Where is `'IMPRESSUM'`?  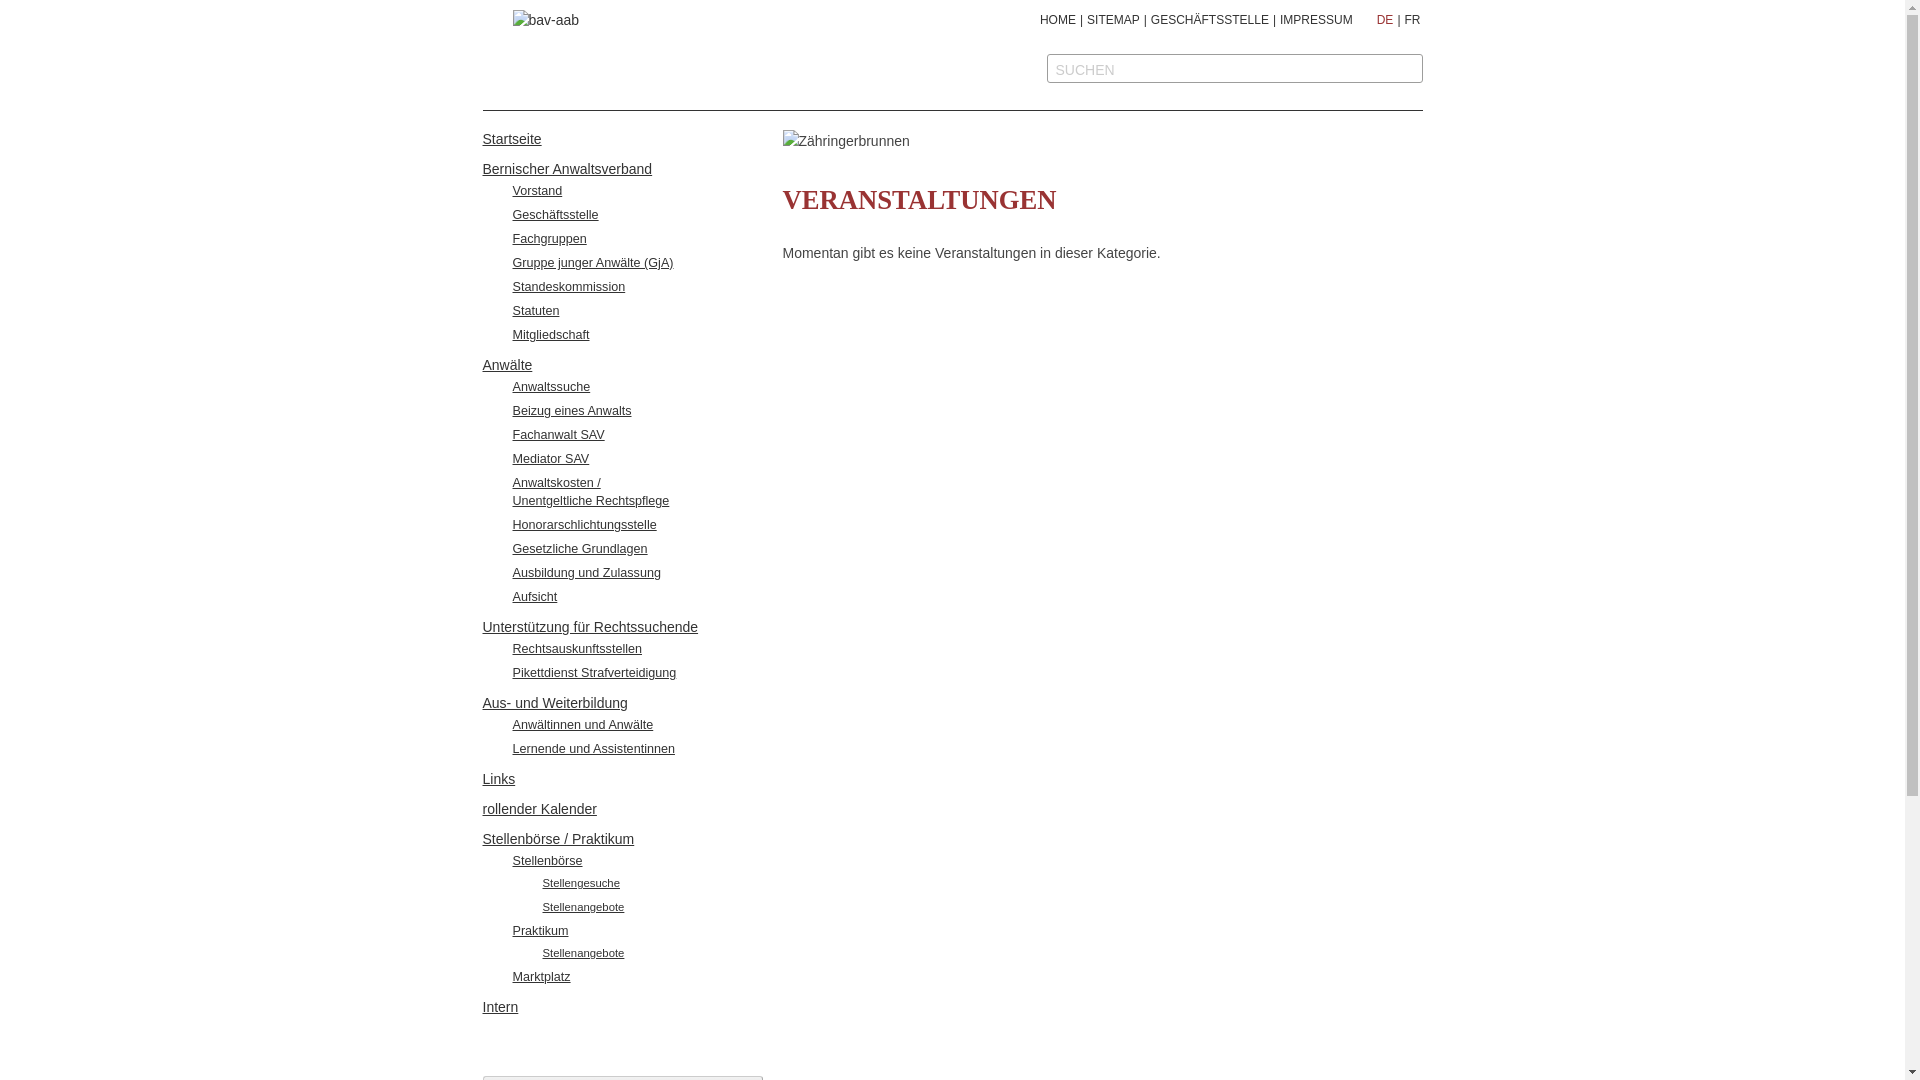 'IMPRESSUM' is located at coordinates (1316, 19).